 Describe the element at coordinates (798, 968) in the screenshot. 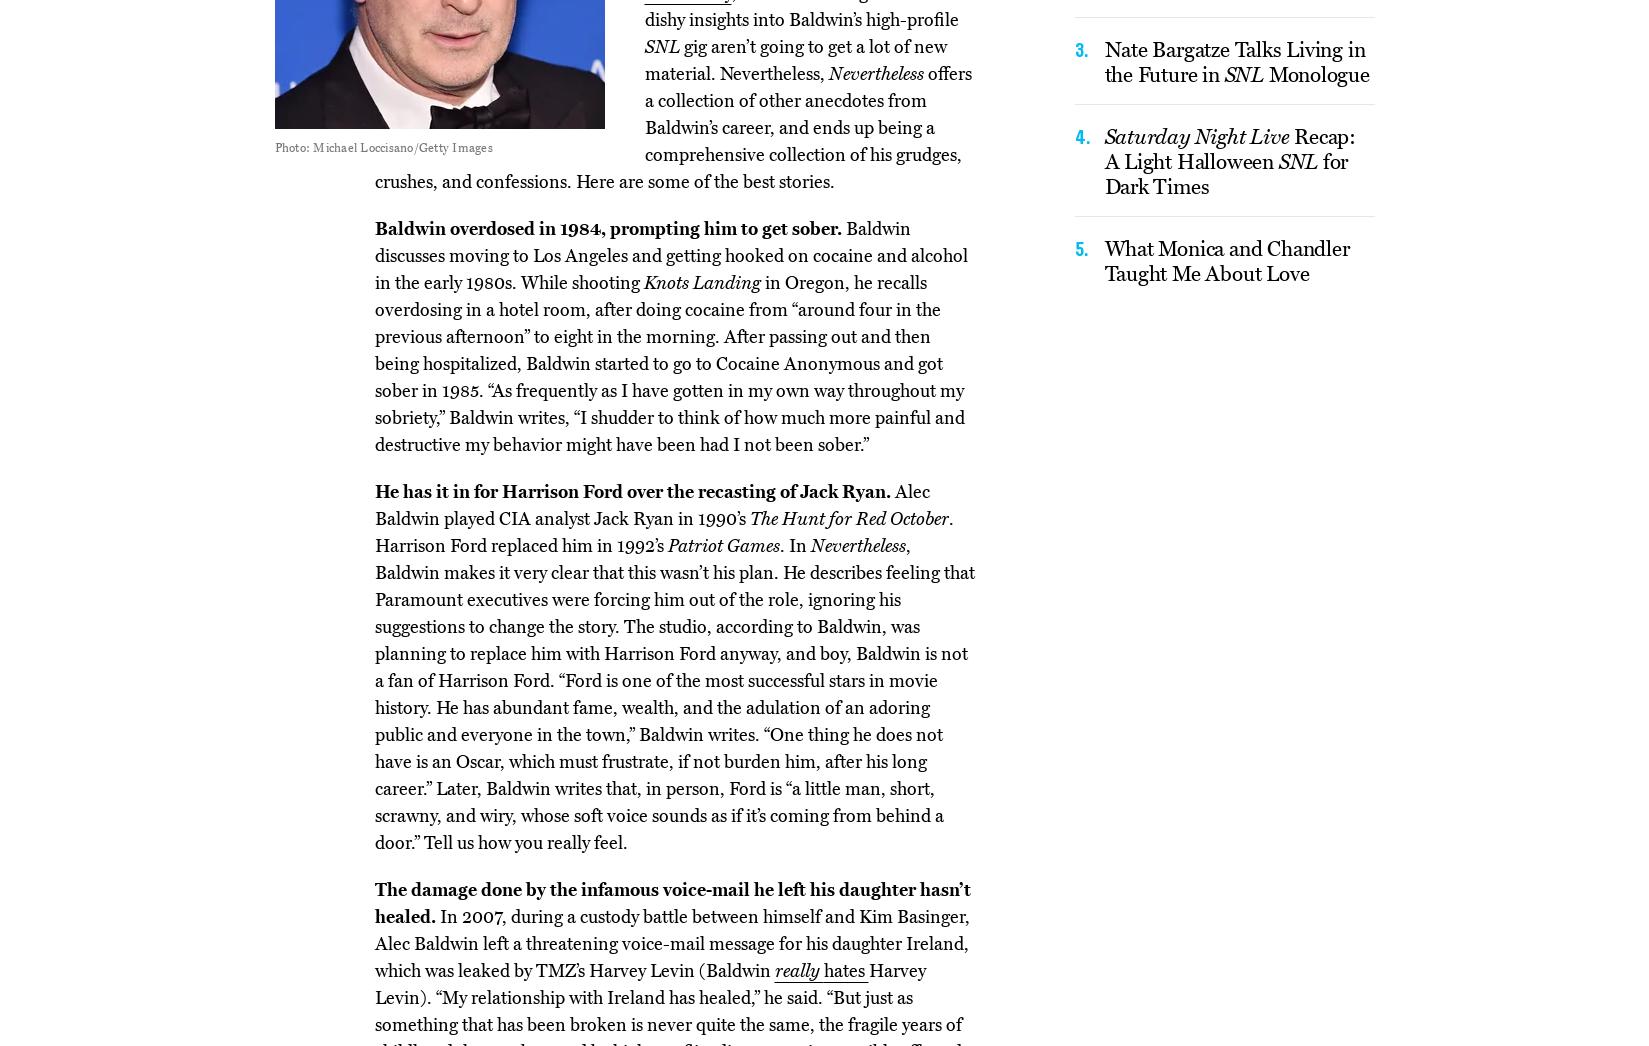

I see `'really'` at that location.